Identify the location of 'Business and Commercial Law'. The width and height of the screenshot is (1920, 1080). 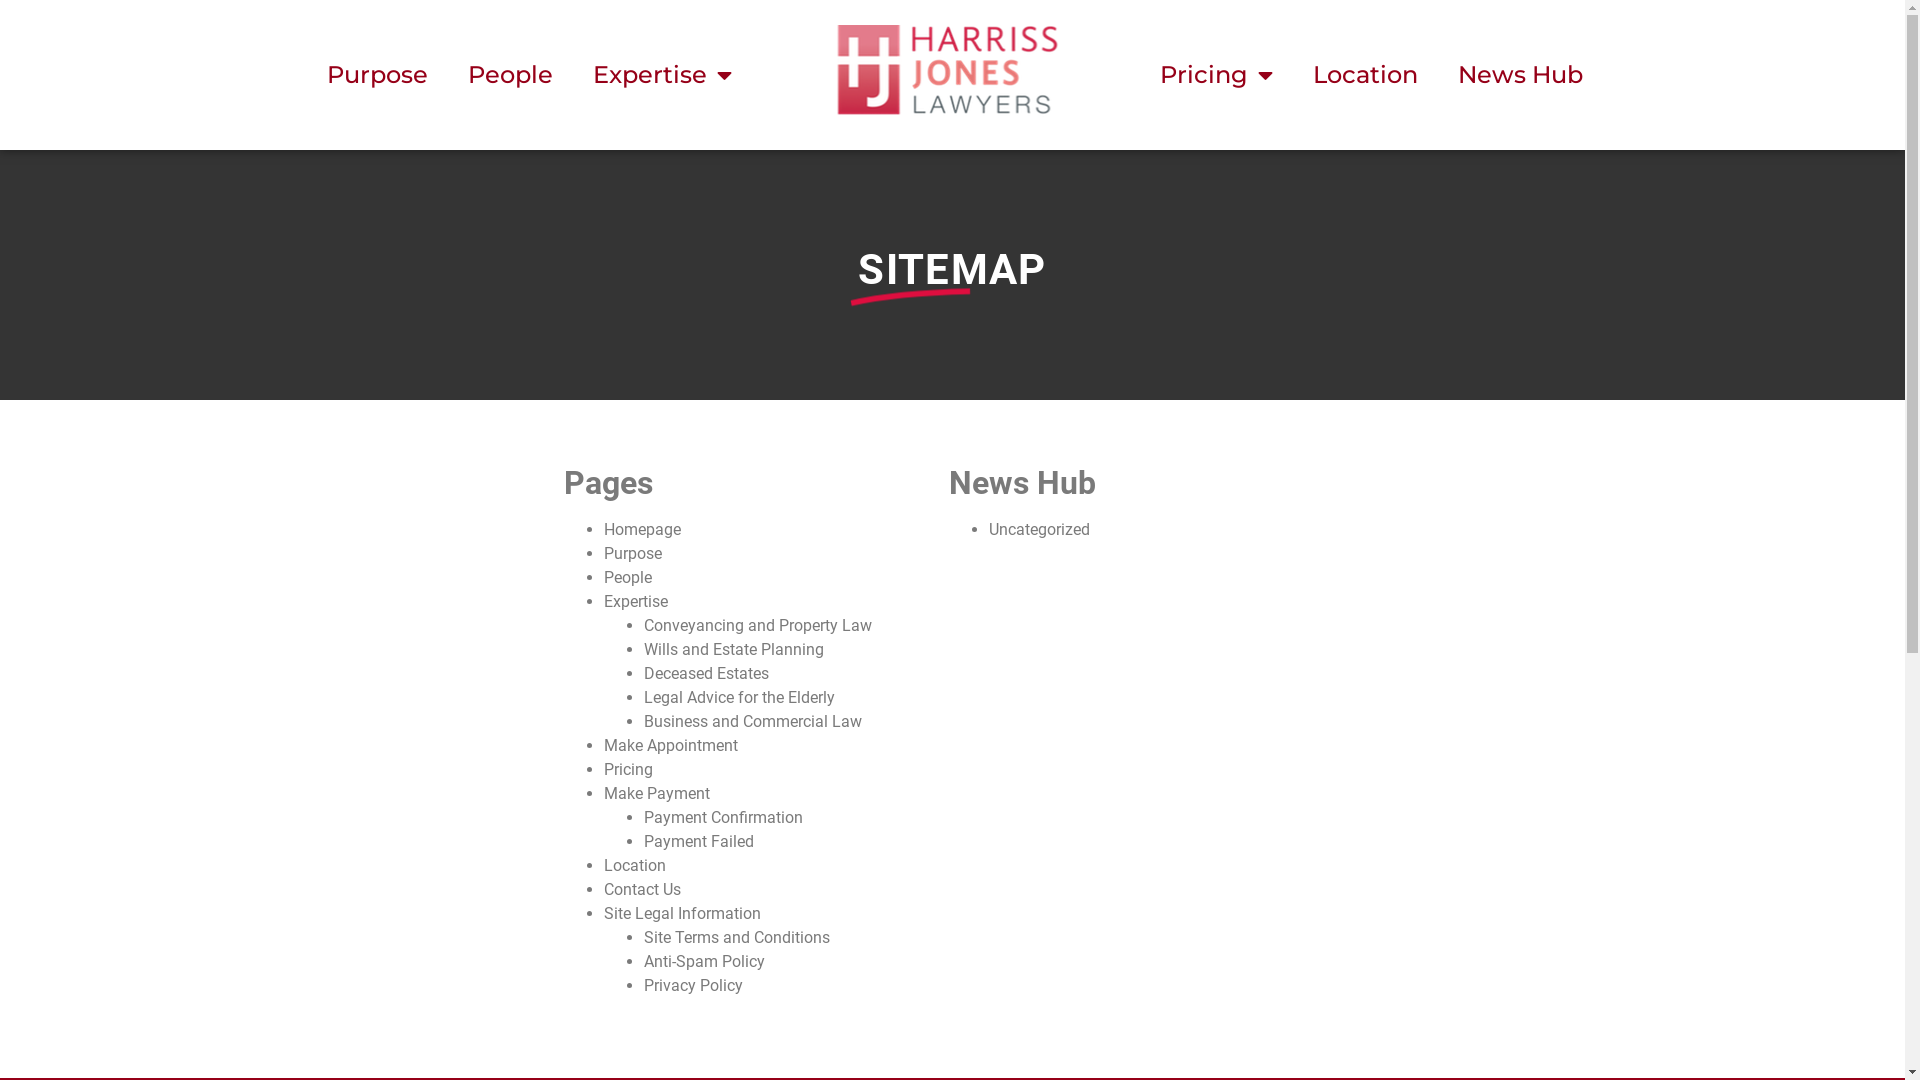
(752, 721).